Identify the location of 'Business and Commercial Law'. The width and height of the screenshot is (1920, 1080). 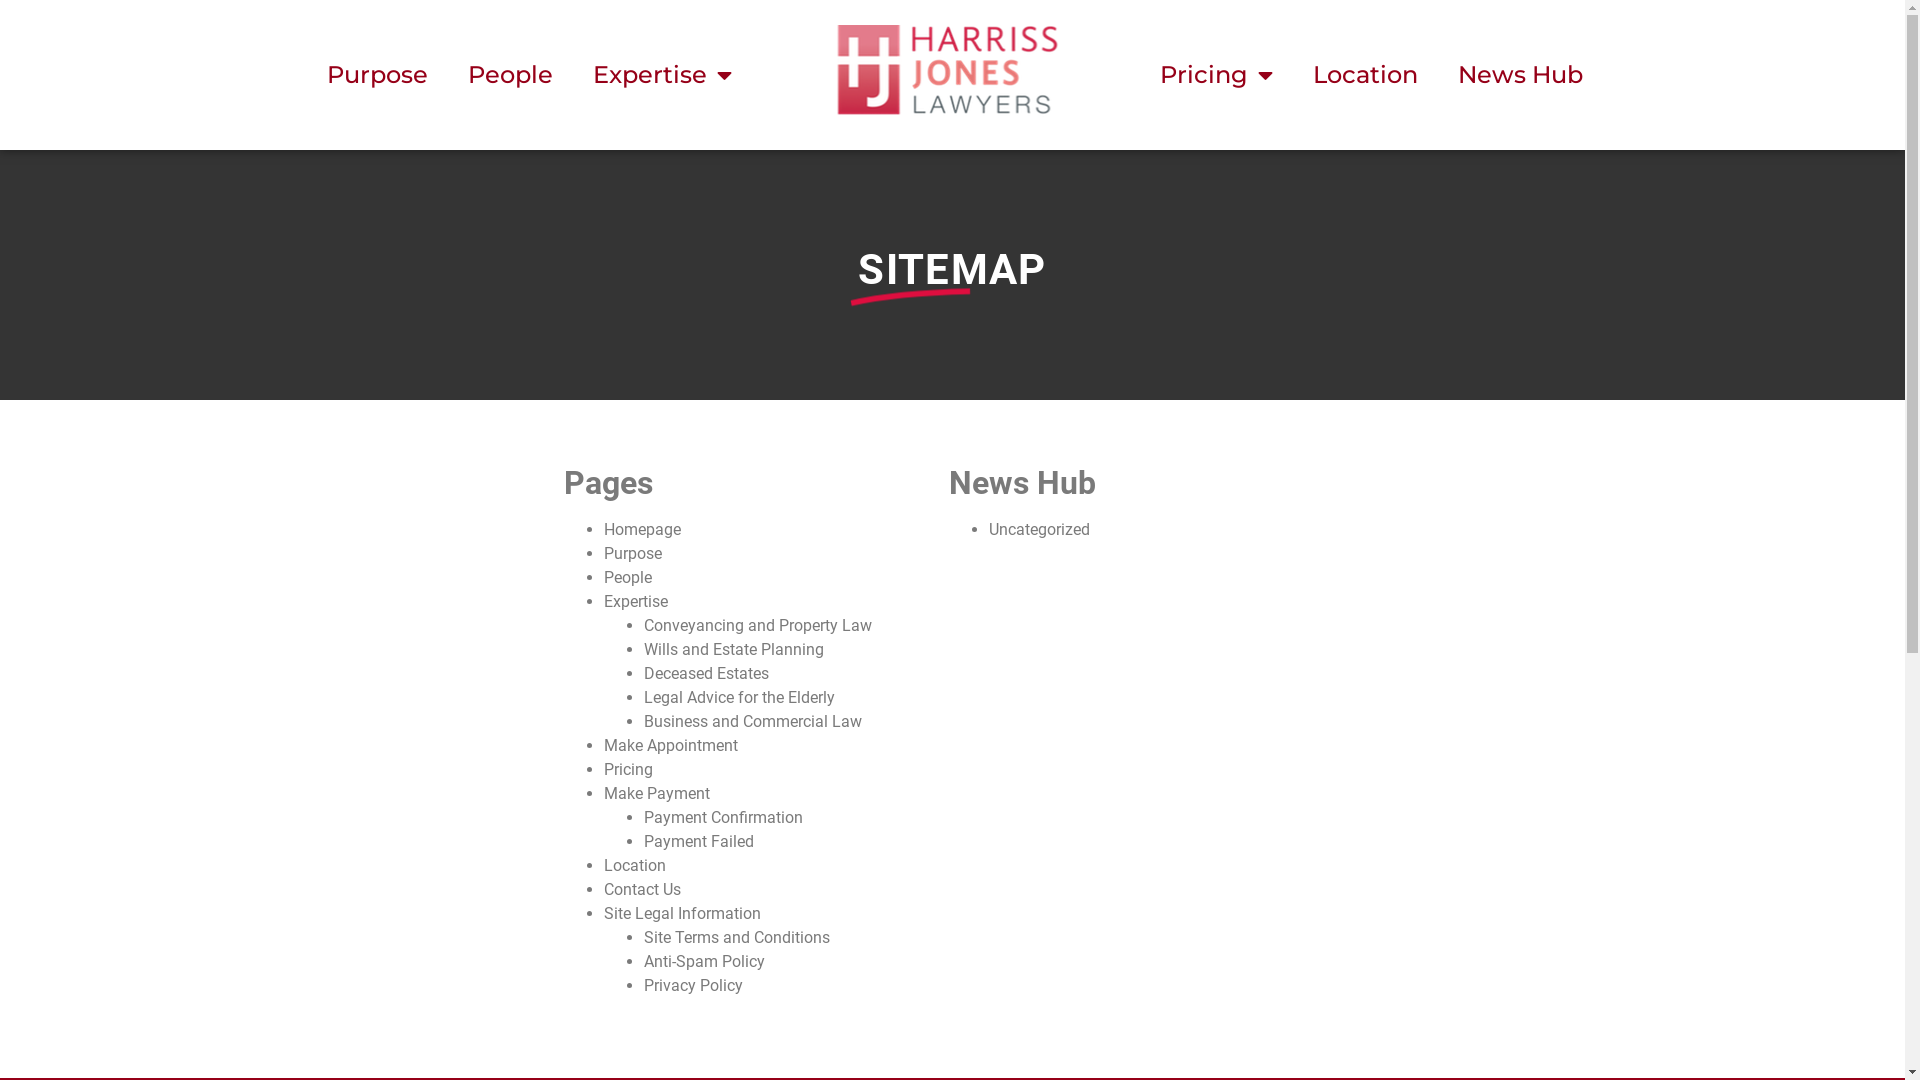
(752, 721).